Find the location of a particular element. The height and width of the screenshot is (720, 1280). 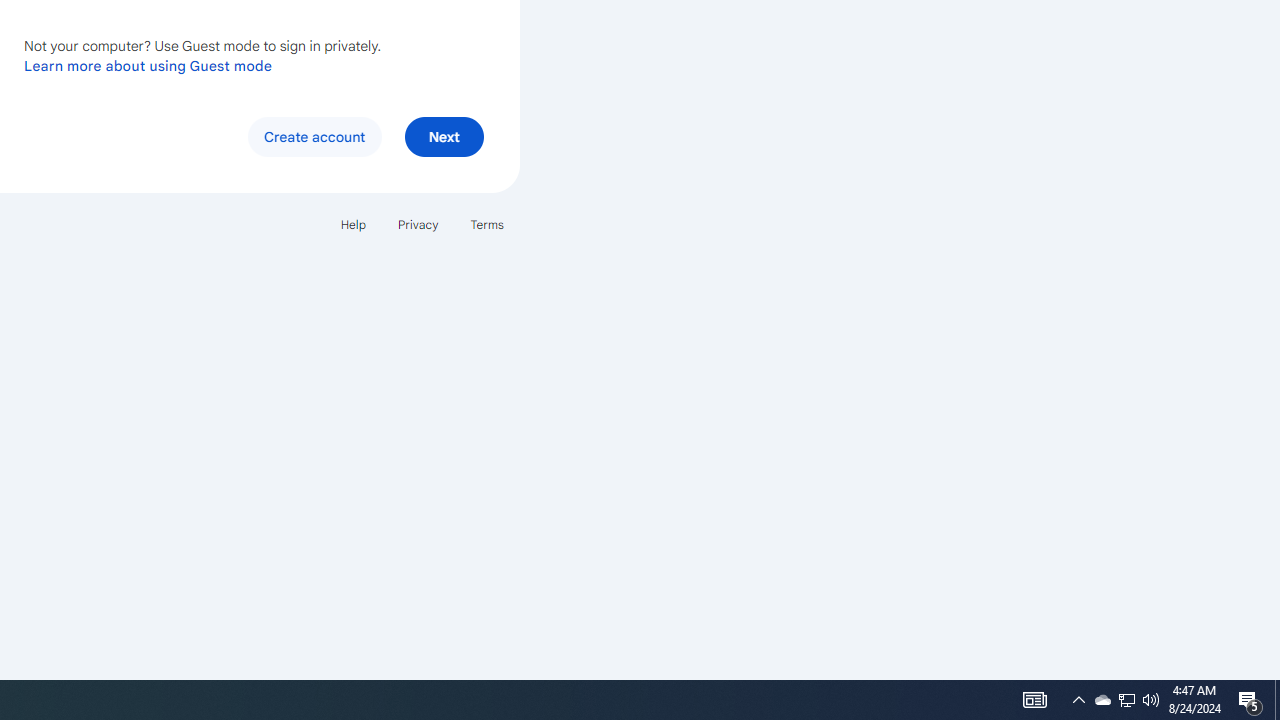

'Terms' is located at coordinates (487, 224).